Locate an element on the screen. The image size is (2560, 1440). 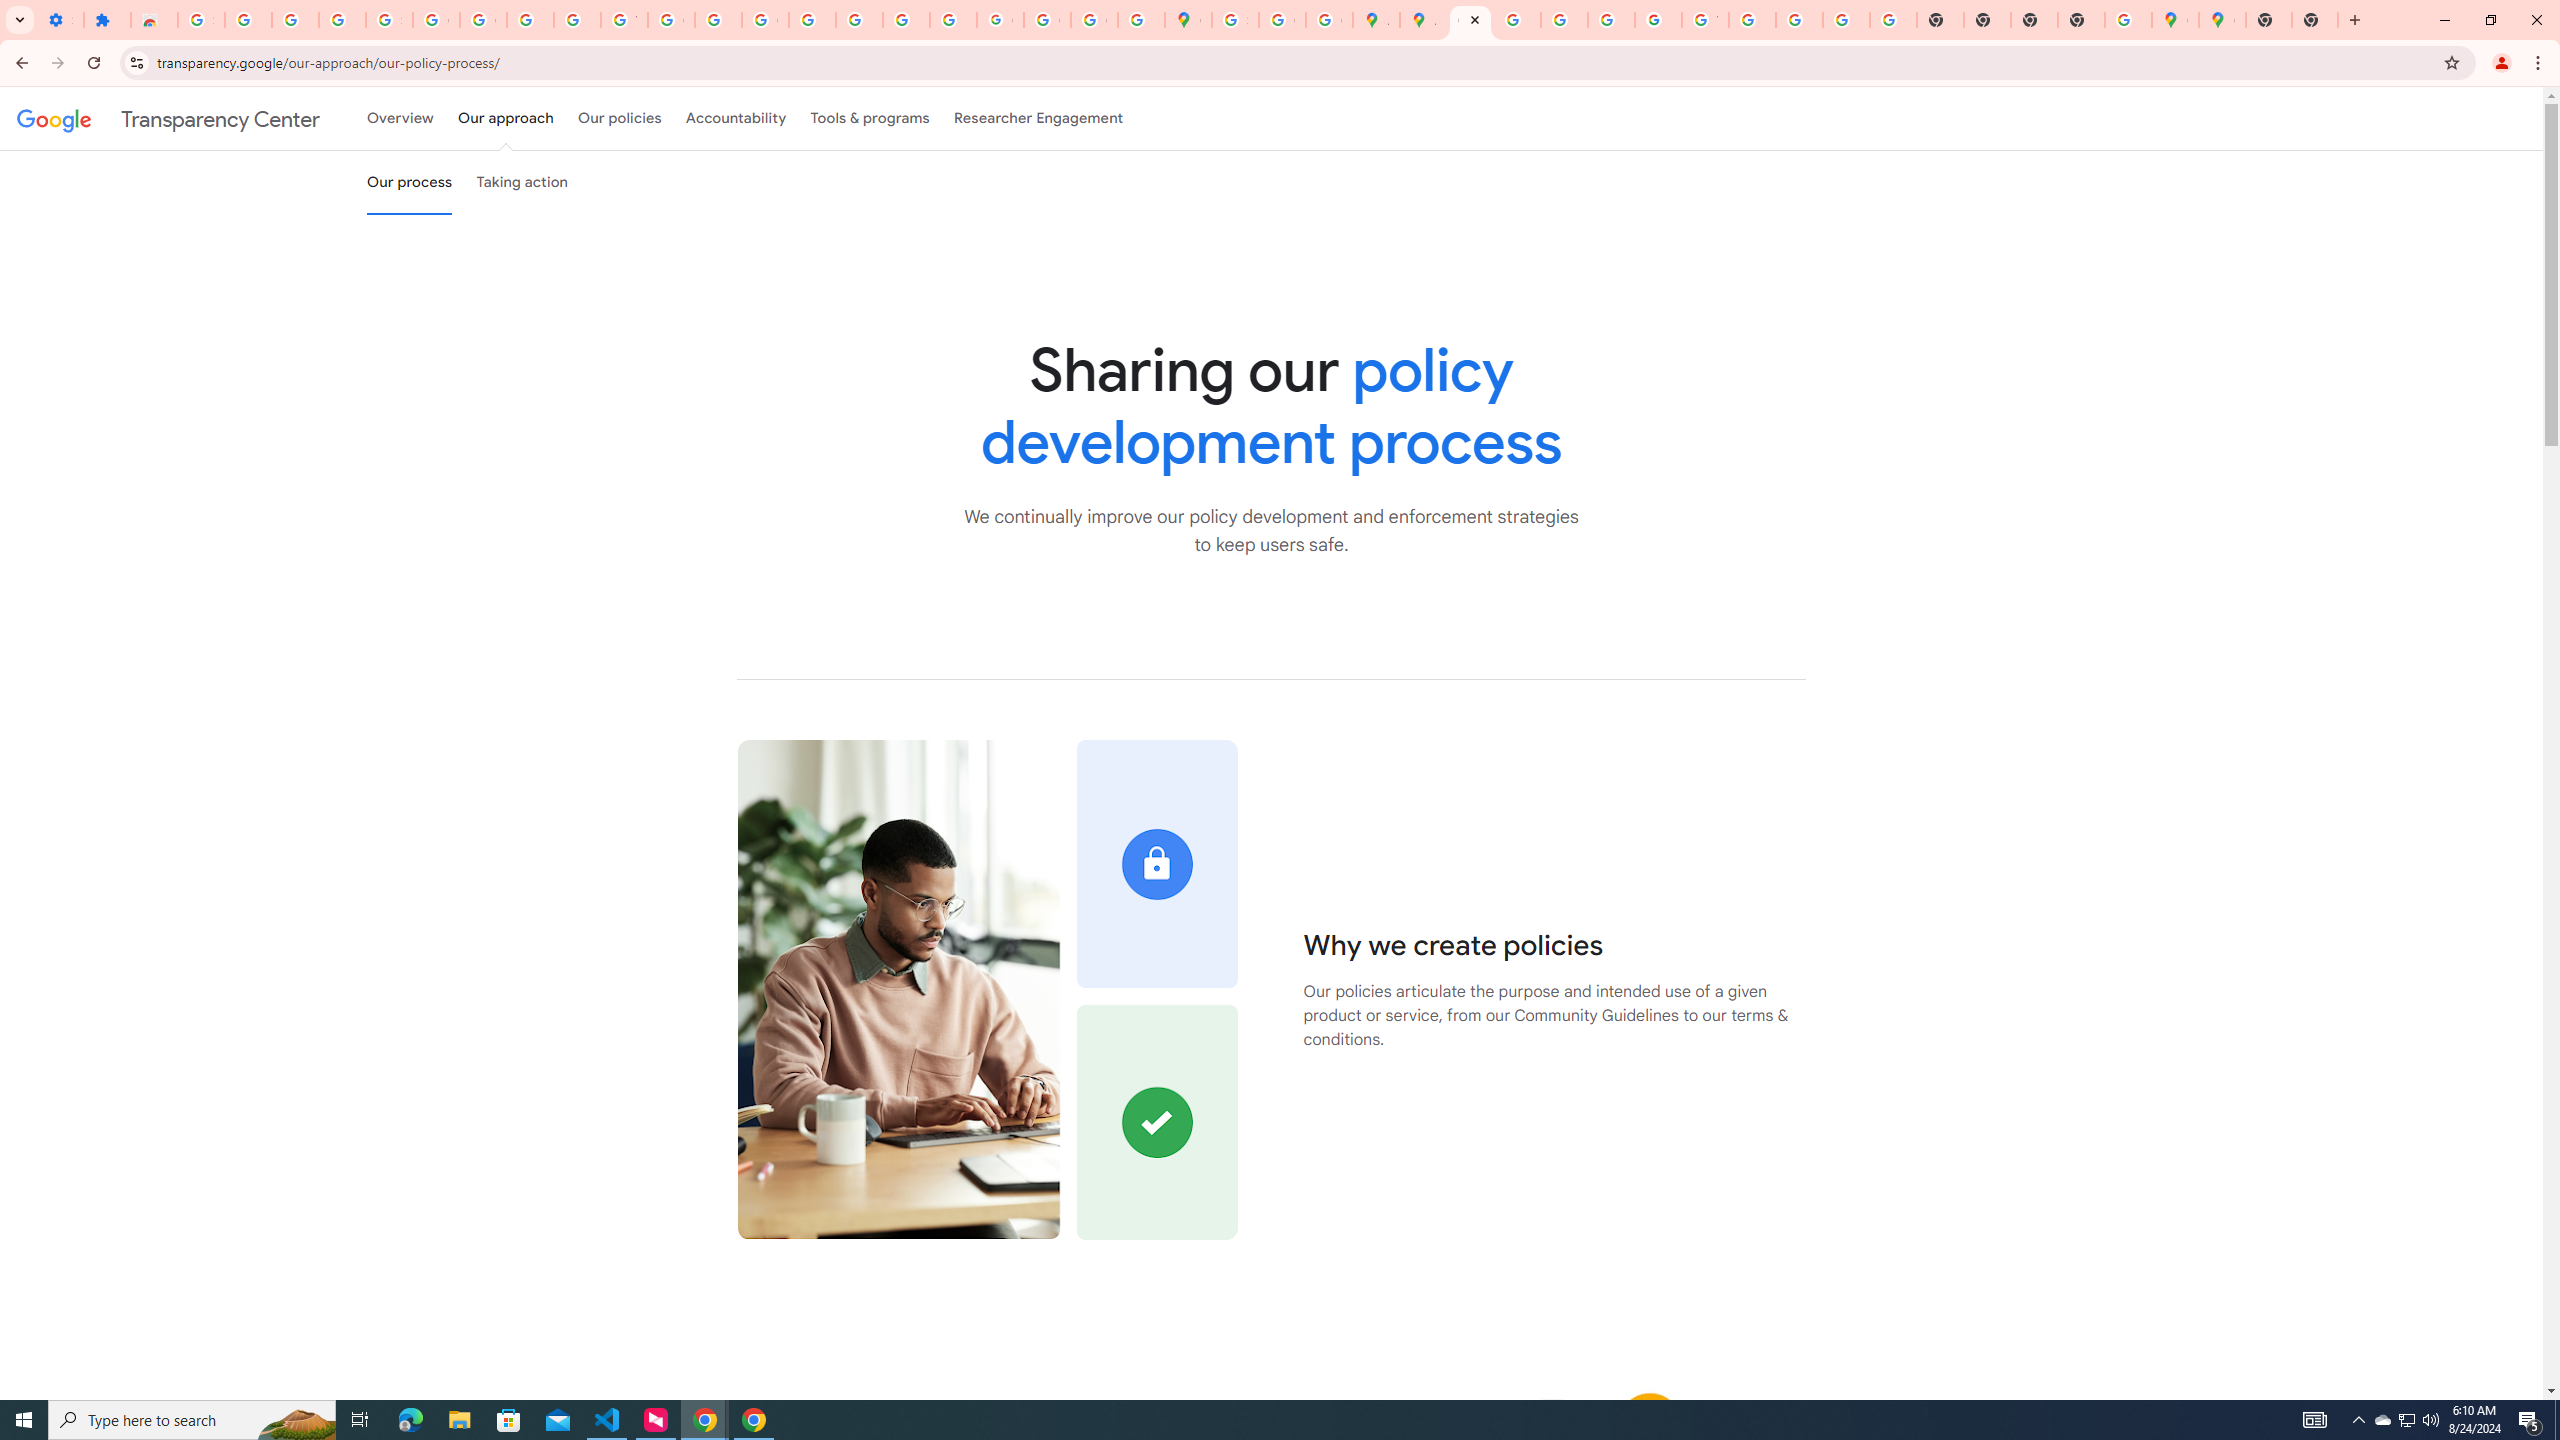
'Tools & programs' is located at coordinates (869, 118).